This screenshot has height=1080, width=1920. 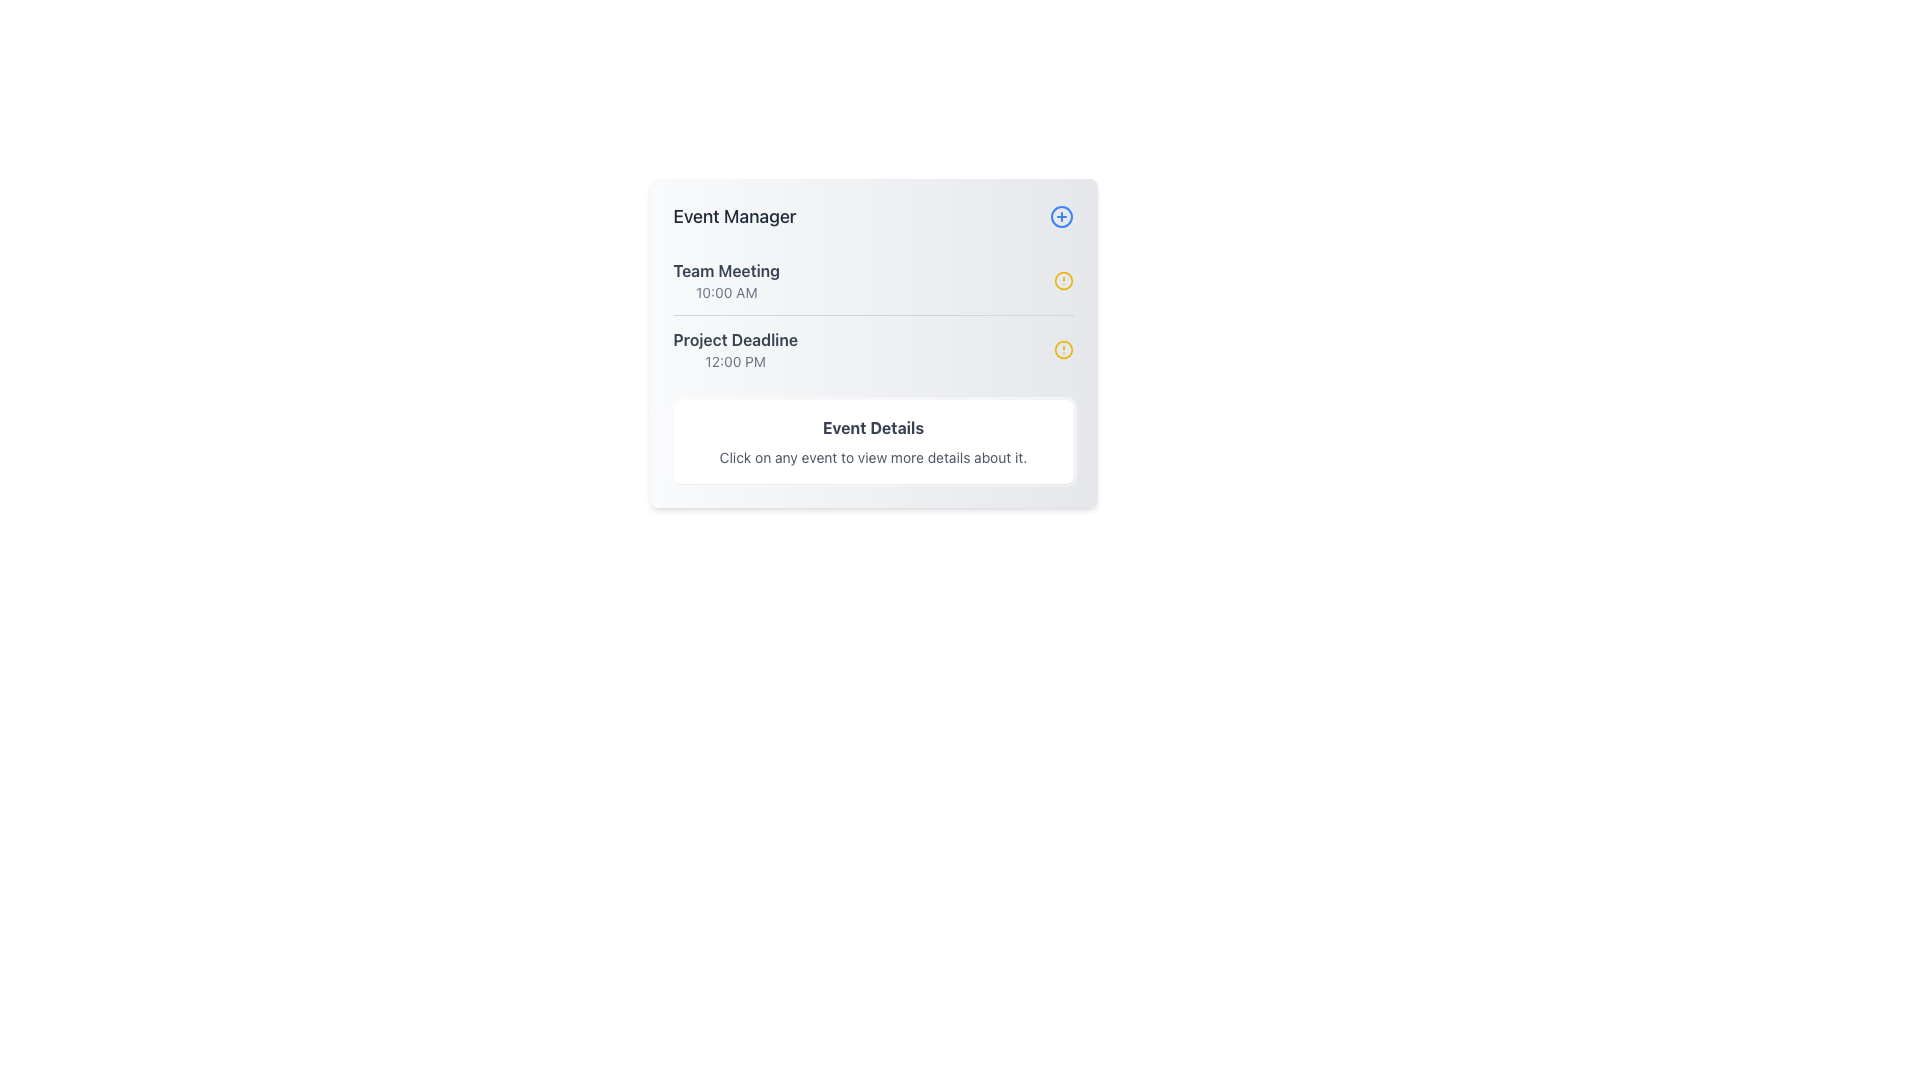 I want to click on the Text Block indicating the scheduled event 'Project Deadline', located in the second row of event items, below 'Team Meeting 10:00 AM', so click(x=734, y=349).